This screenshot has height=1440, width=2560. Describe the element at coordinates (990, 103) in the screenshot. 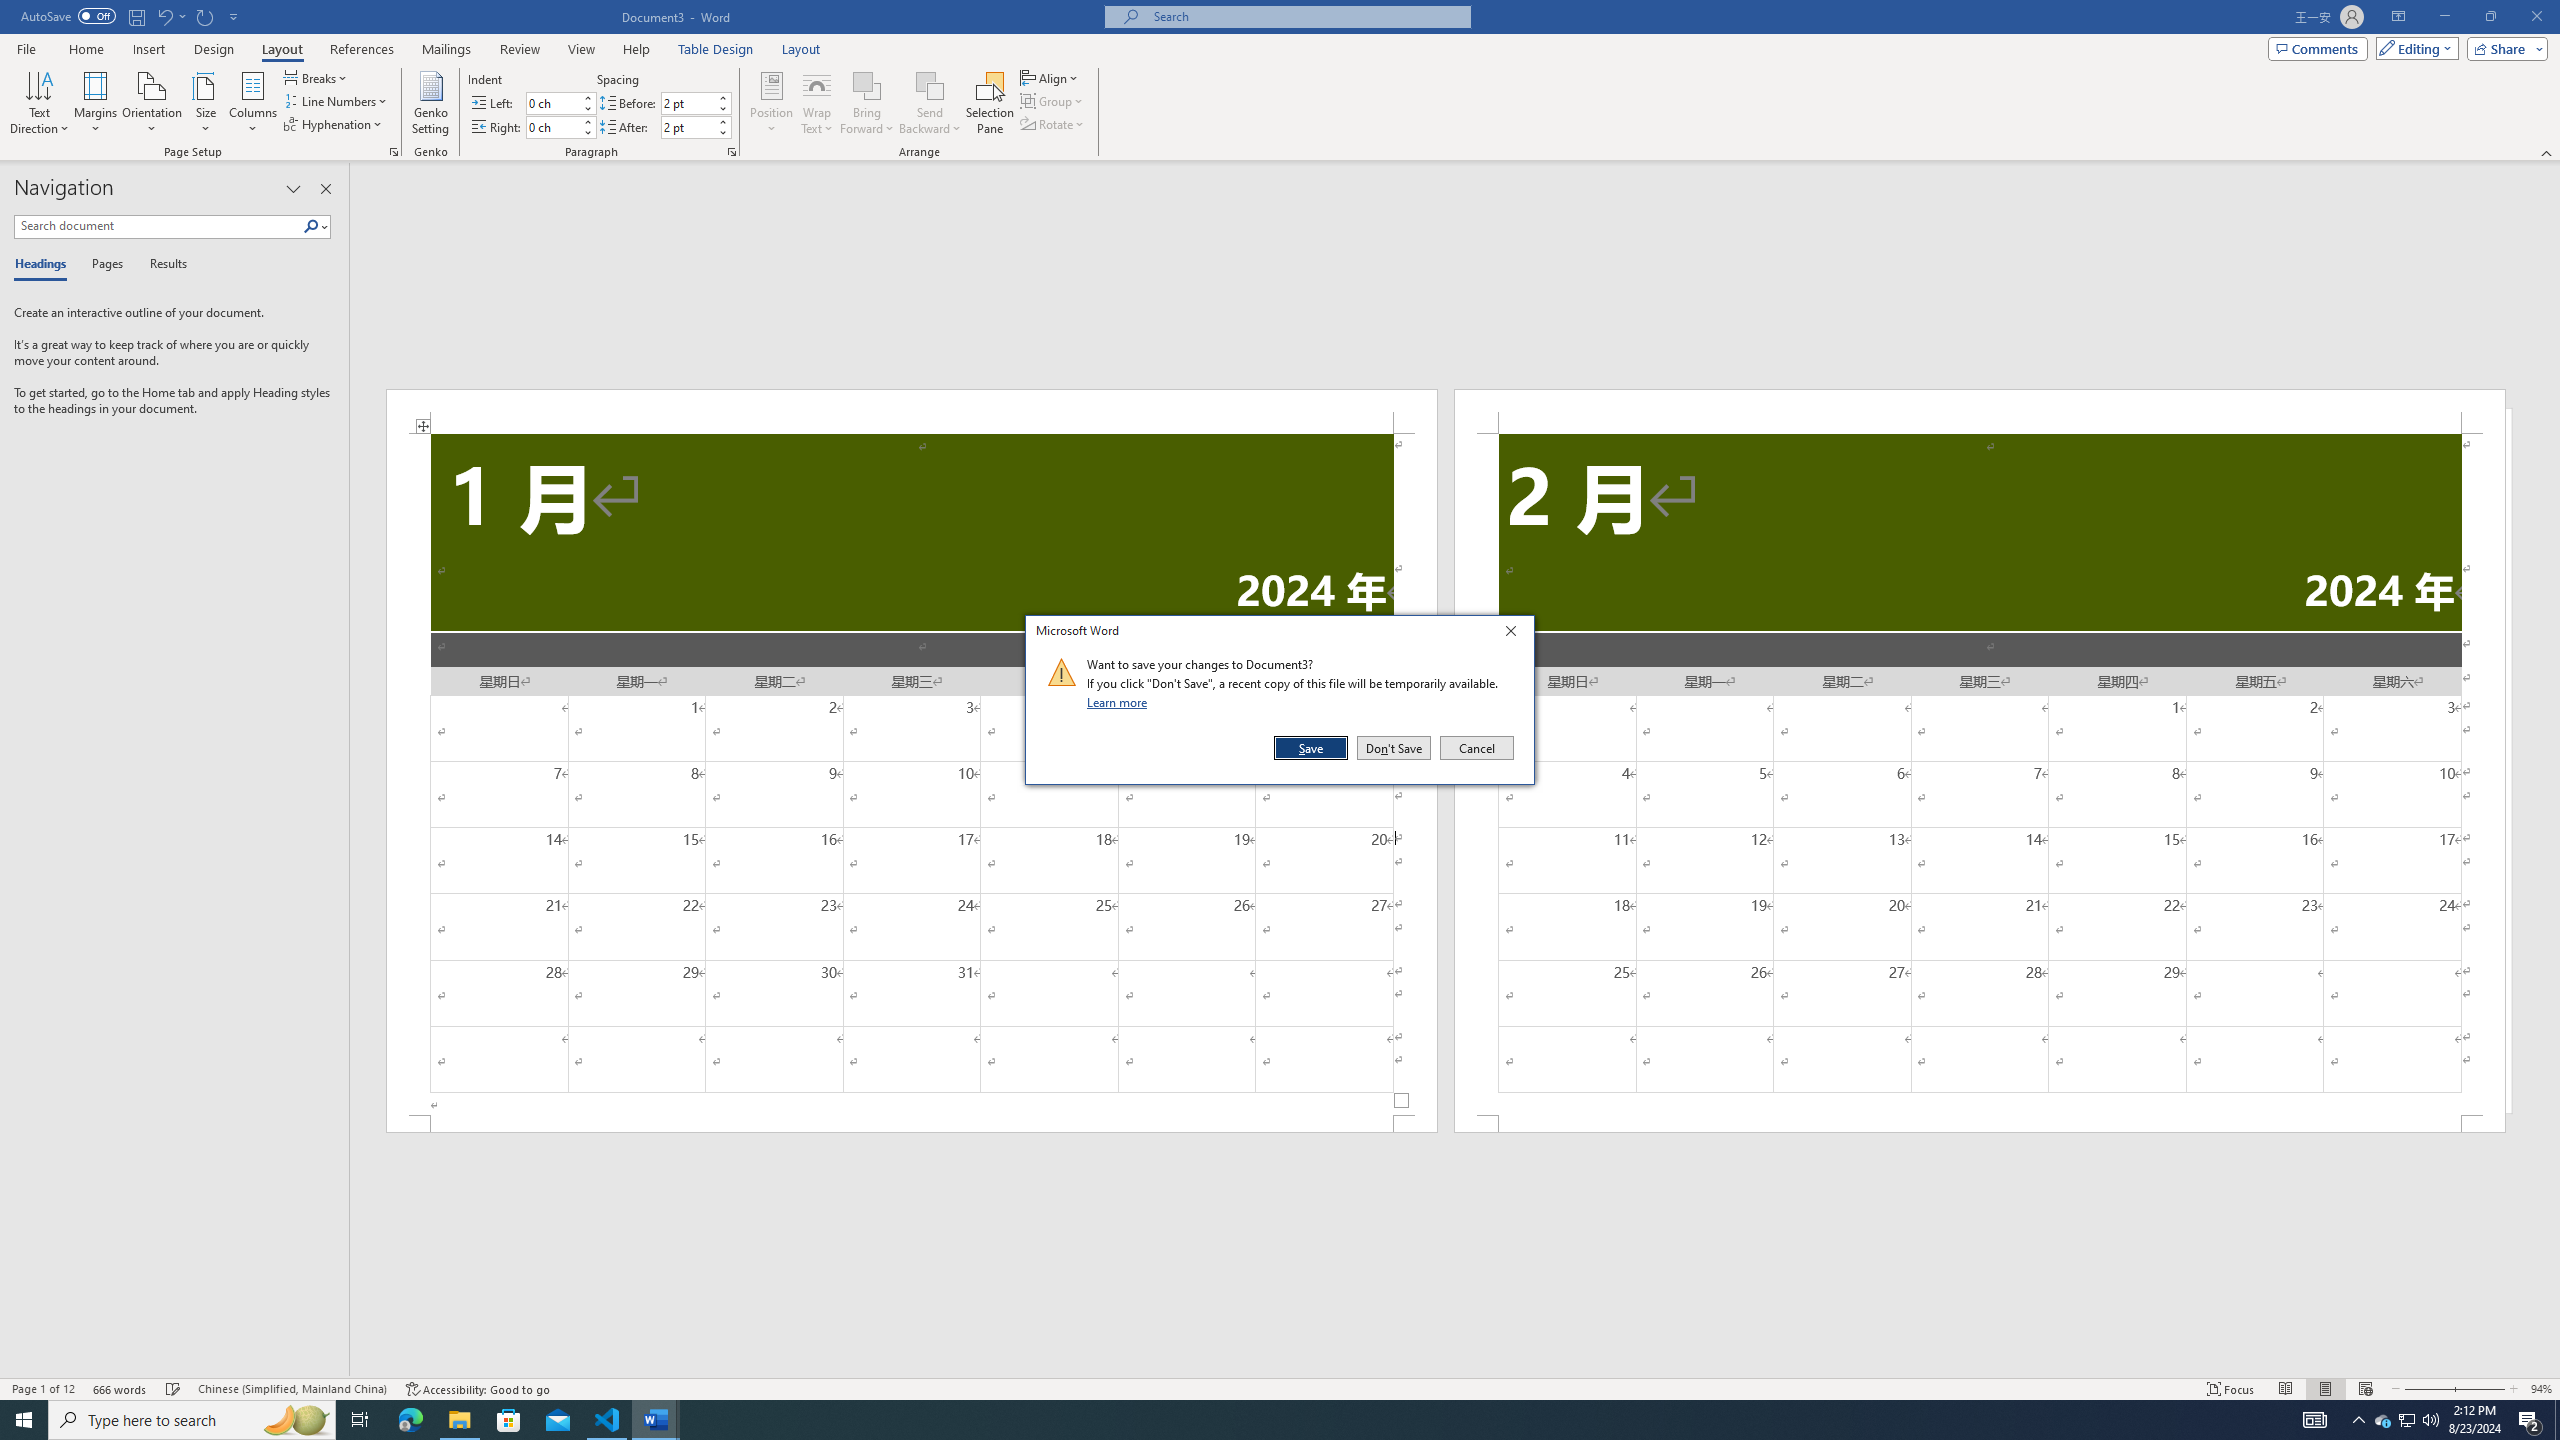

I see `'Selection Pane...'` at that location.